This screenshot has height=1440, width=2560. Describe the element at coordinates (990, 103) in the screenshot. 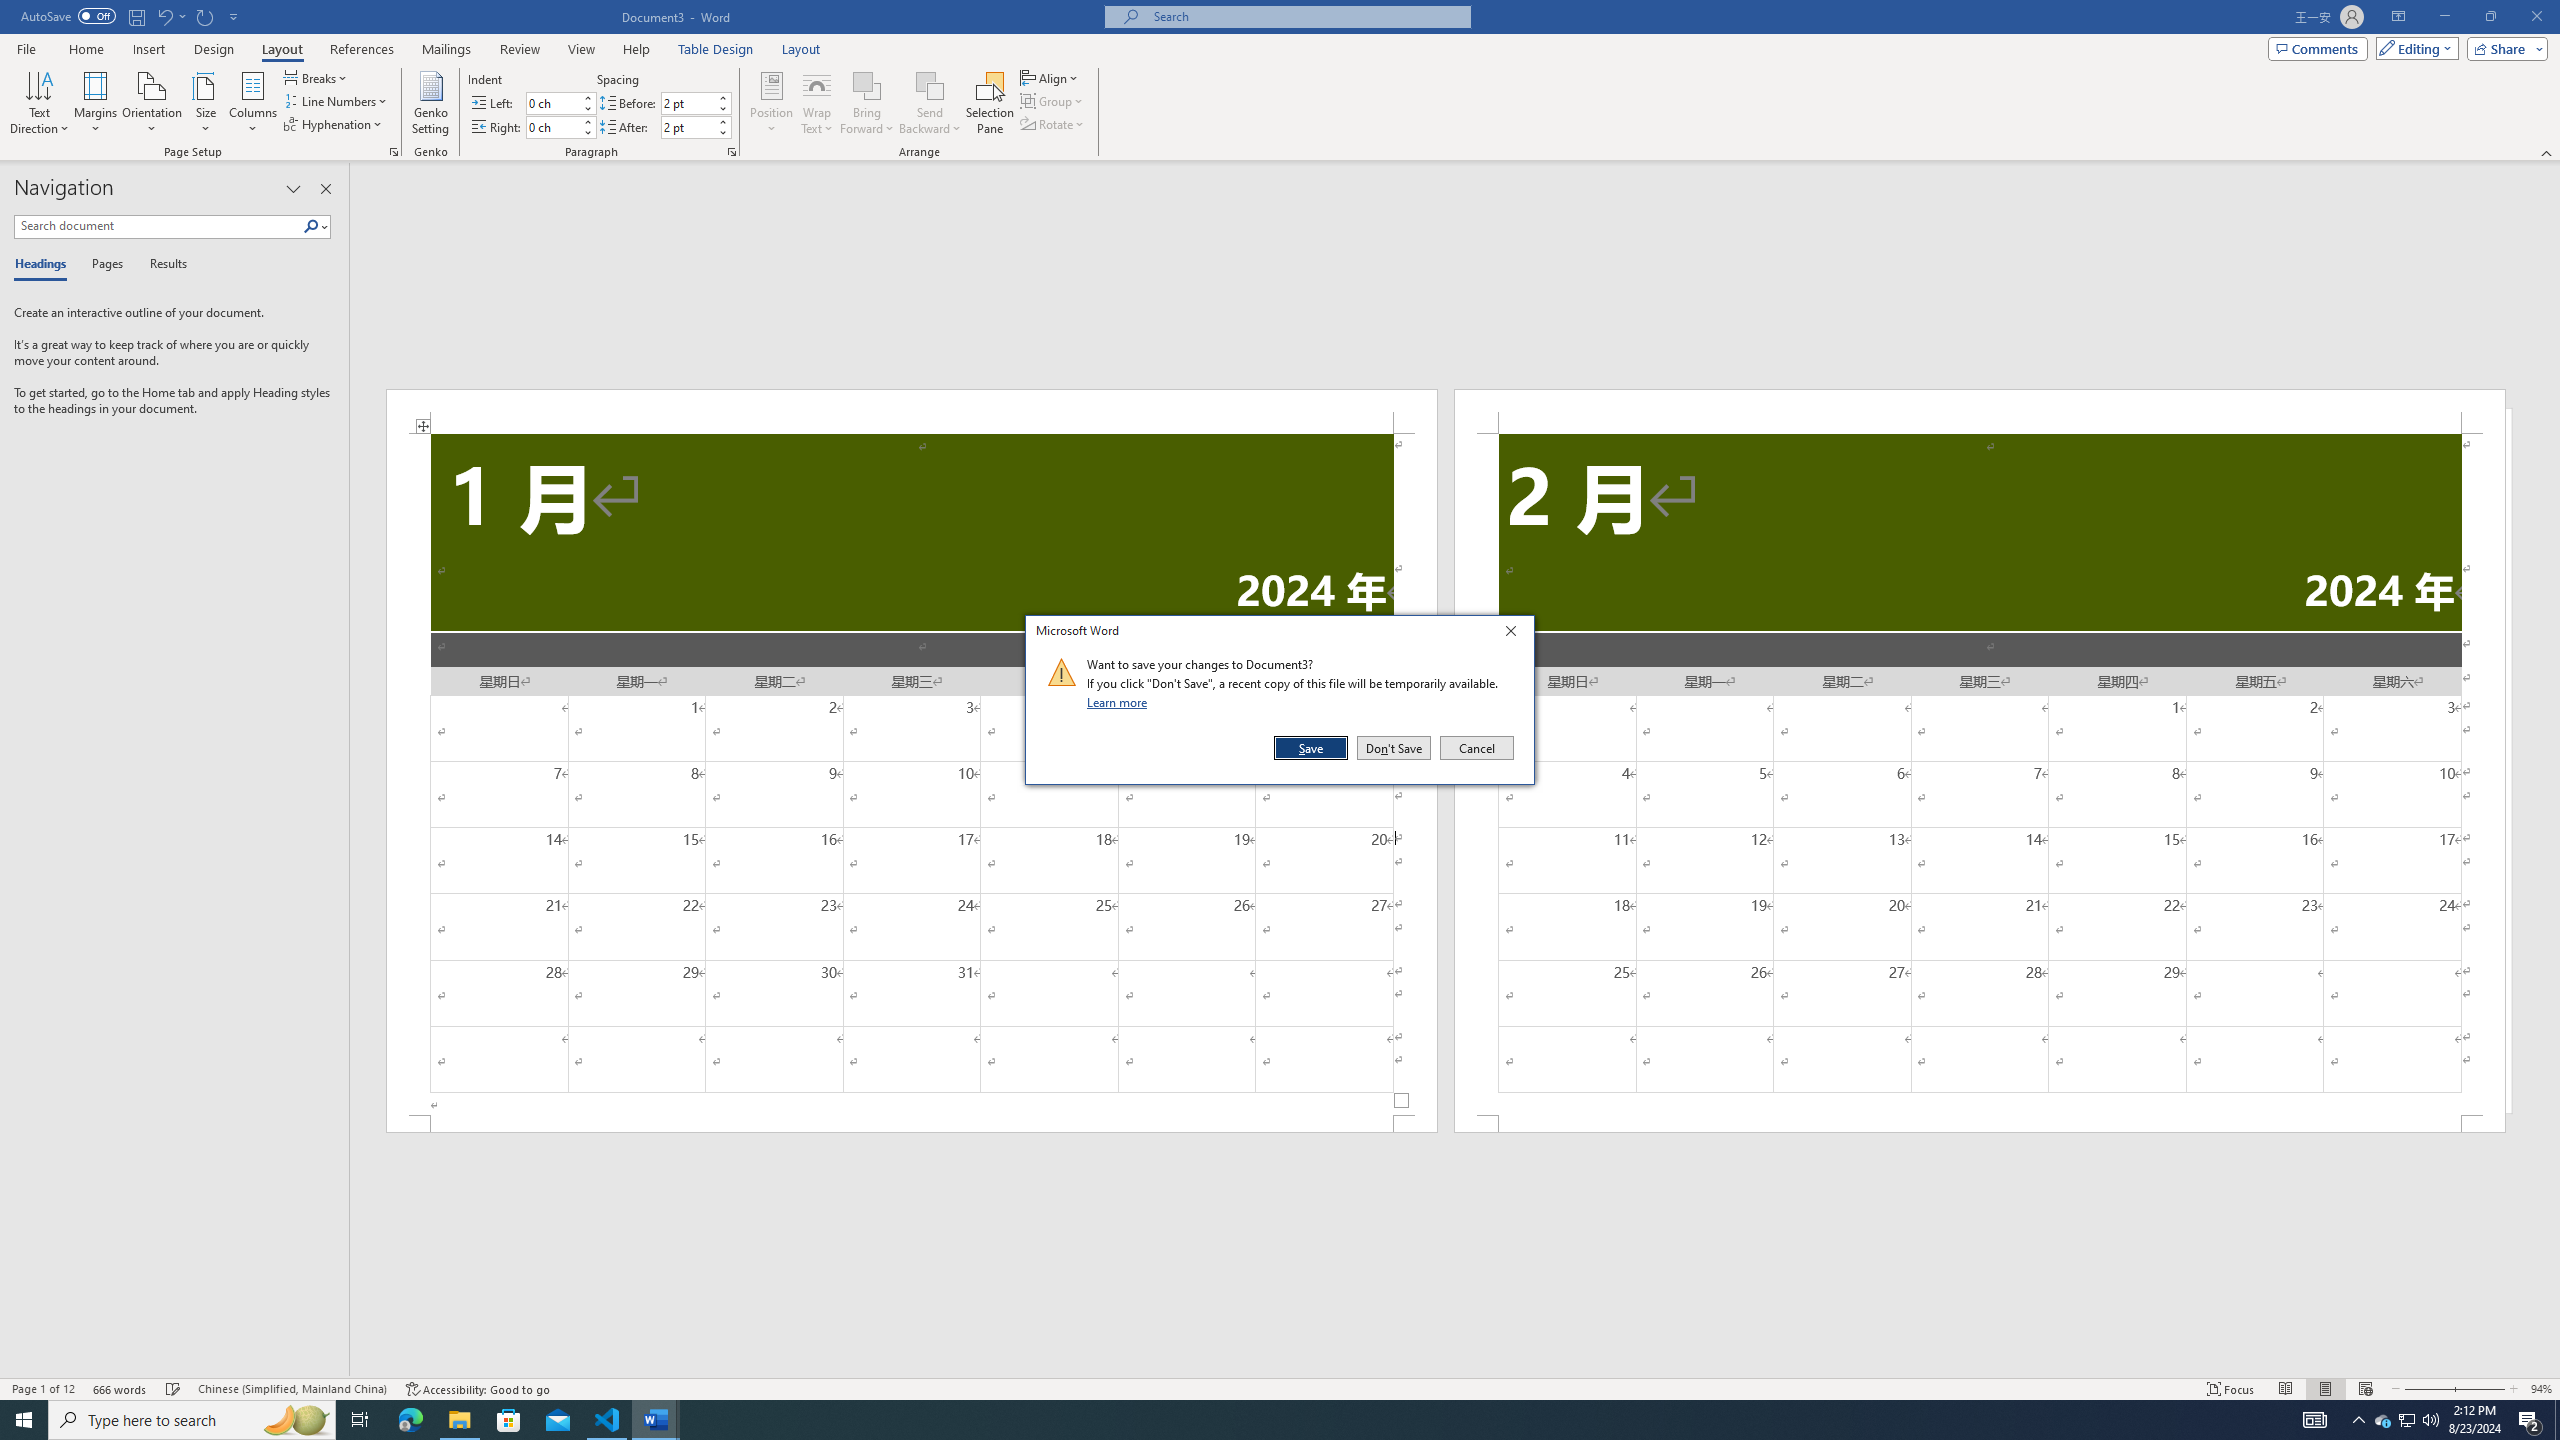

I see `'Selection Pane...'` at that location.